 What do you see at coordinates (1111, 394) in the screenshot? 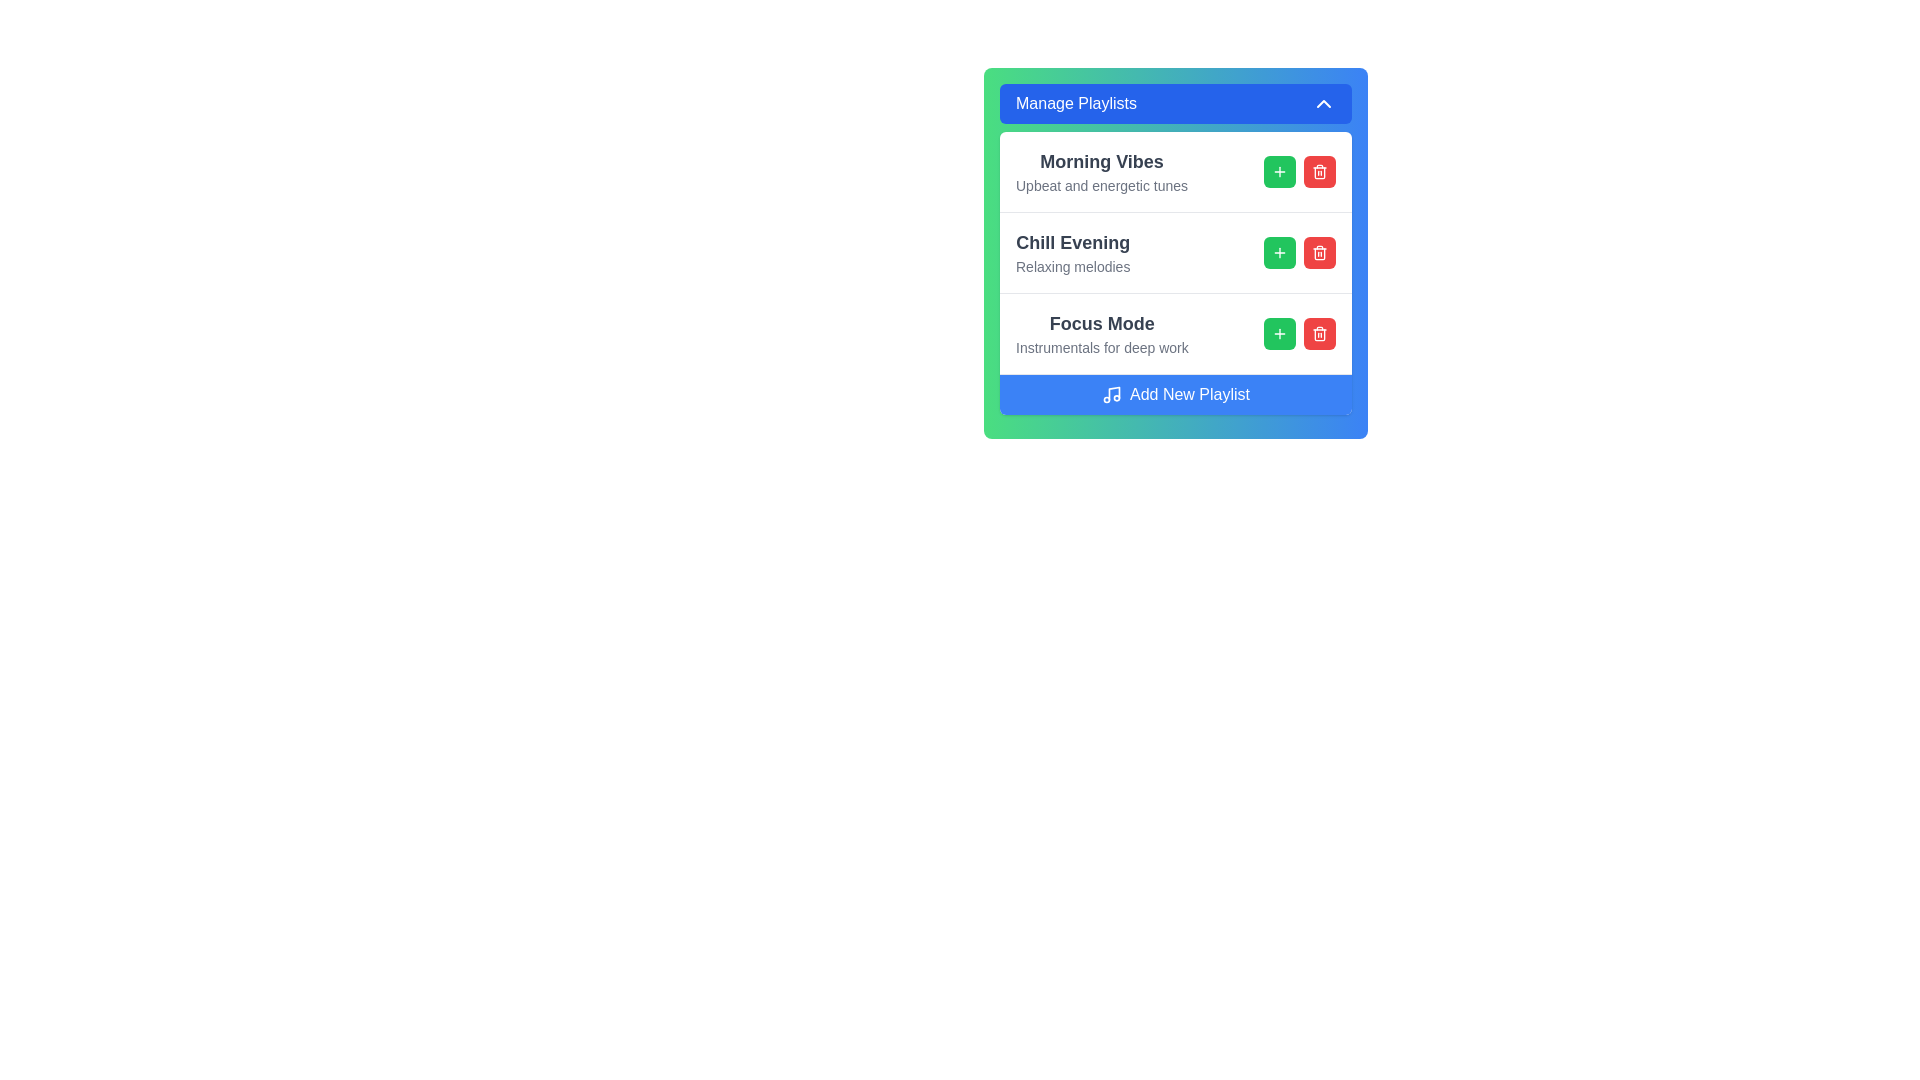
I see `the music playlist icon located at the top-left corner of the 'Add New Playlist' button` at bounding box center [1111, 394].